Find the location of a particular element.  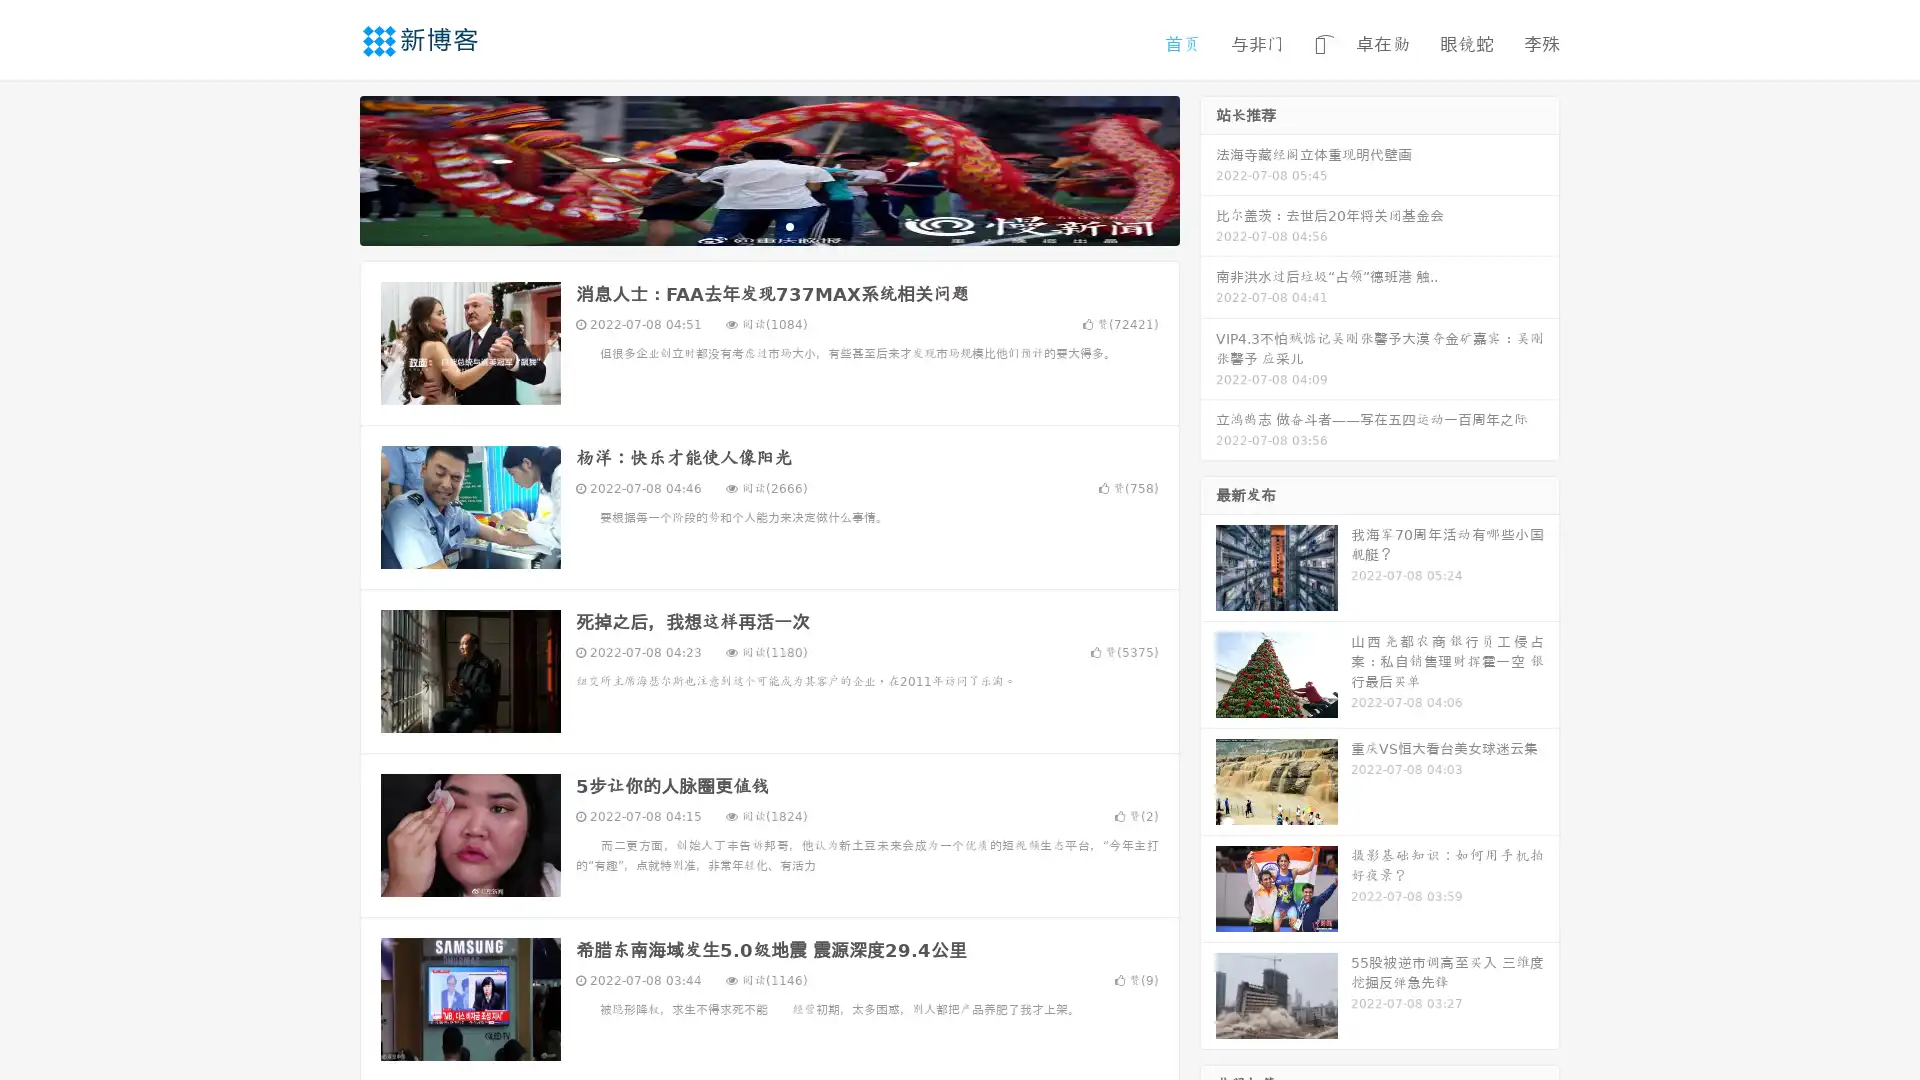

Go to slide 3 is located at coordinates (789, 225).